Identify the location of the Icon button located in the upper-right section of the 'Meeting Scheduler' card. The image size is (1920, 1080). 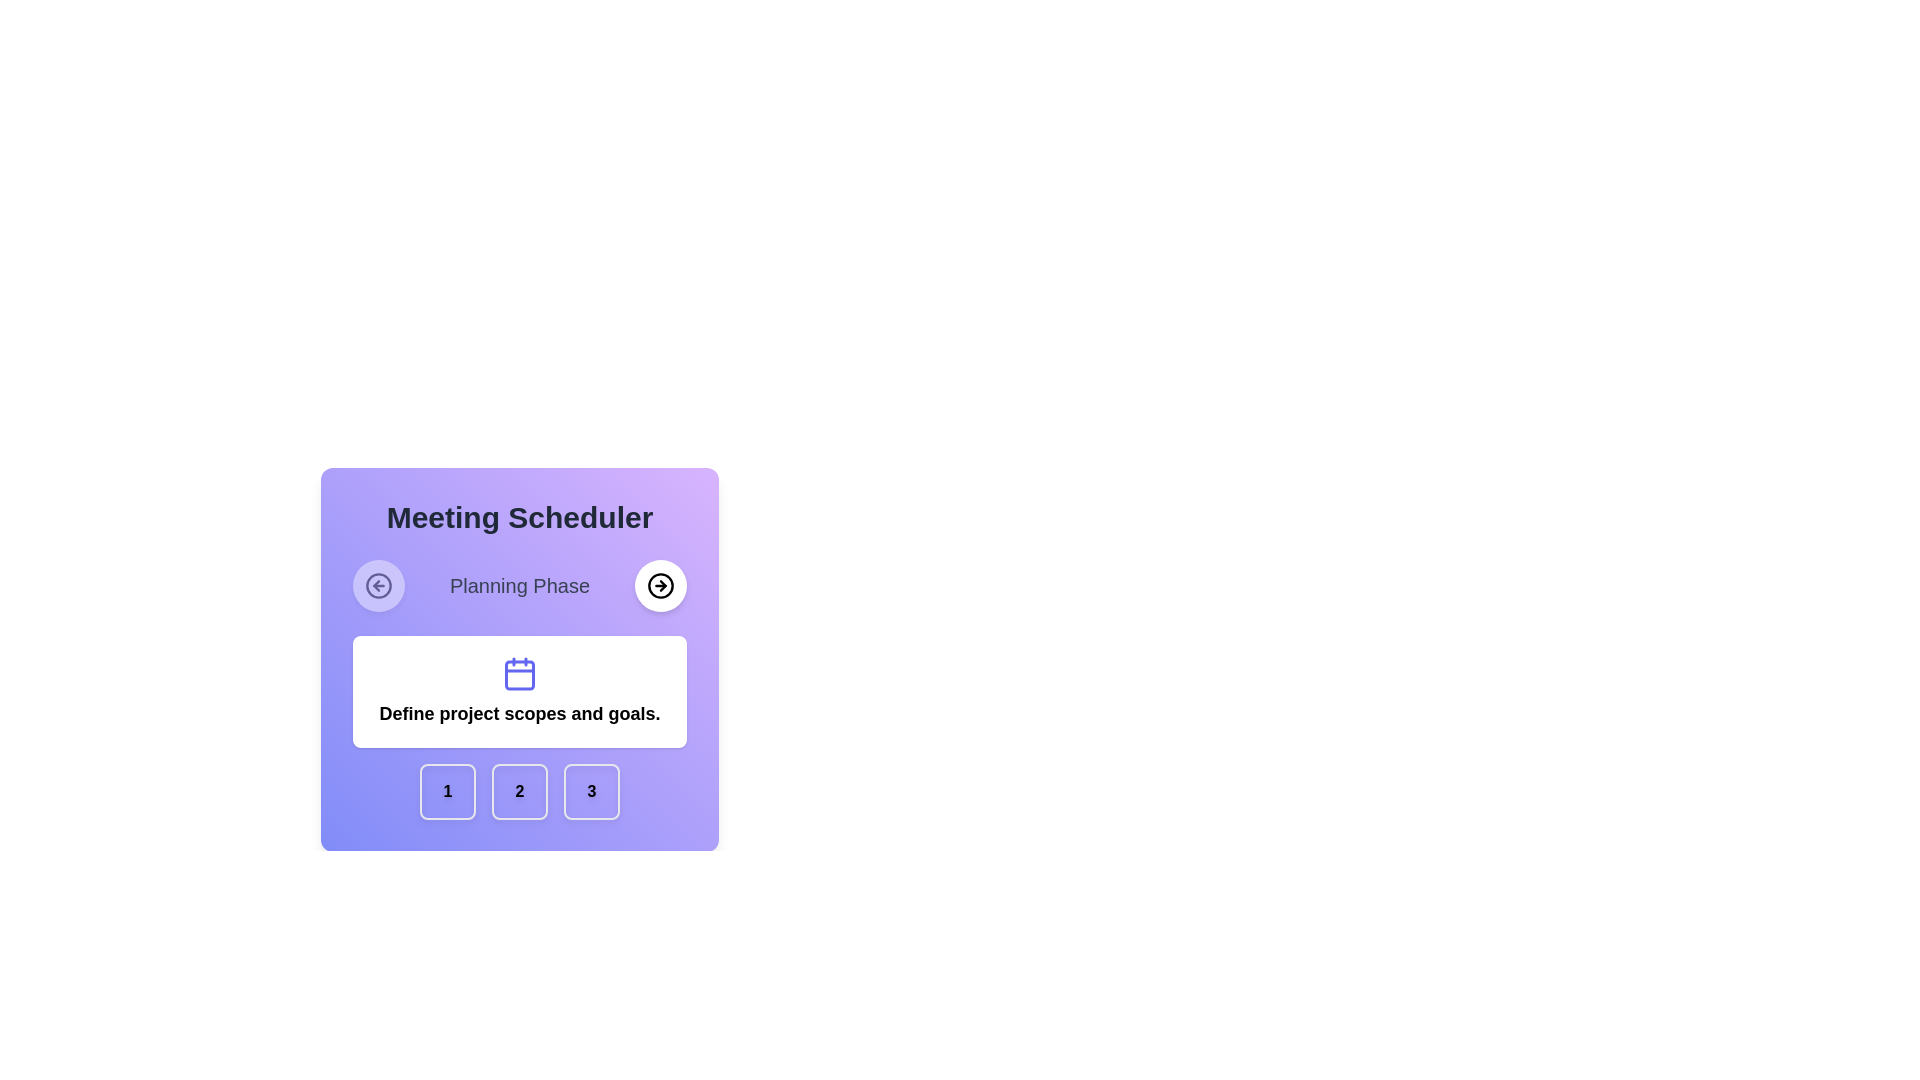
(379, 585).